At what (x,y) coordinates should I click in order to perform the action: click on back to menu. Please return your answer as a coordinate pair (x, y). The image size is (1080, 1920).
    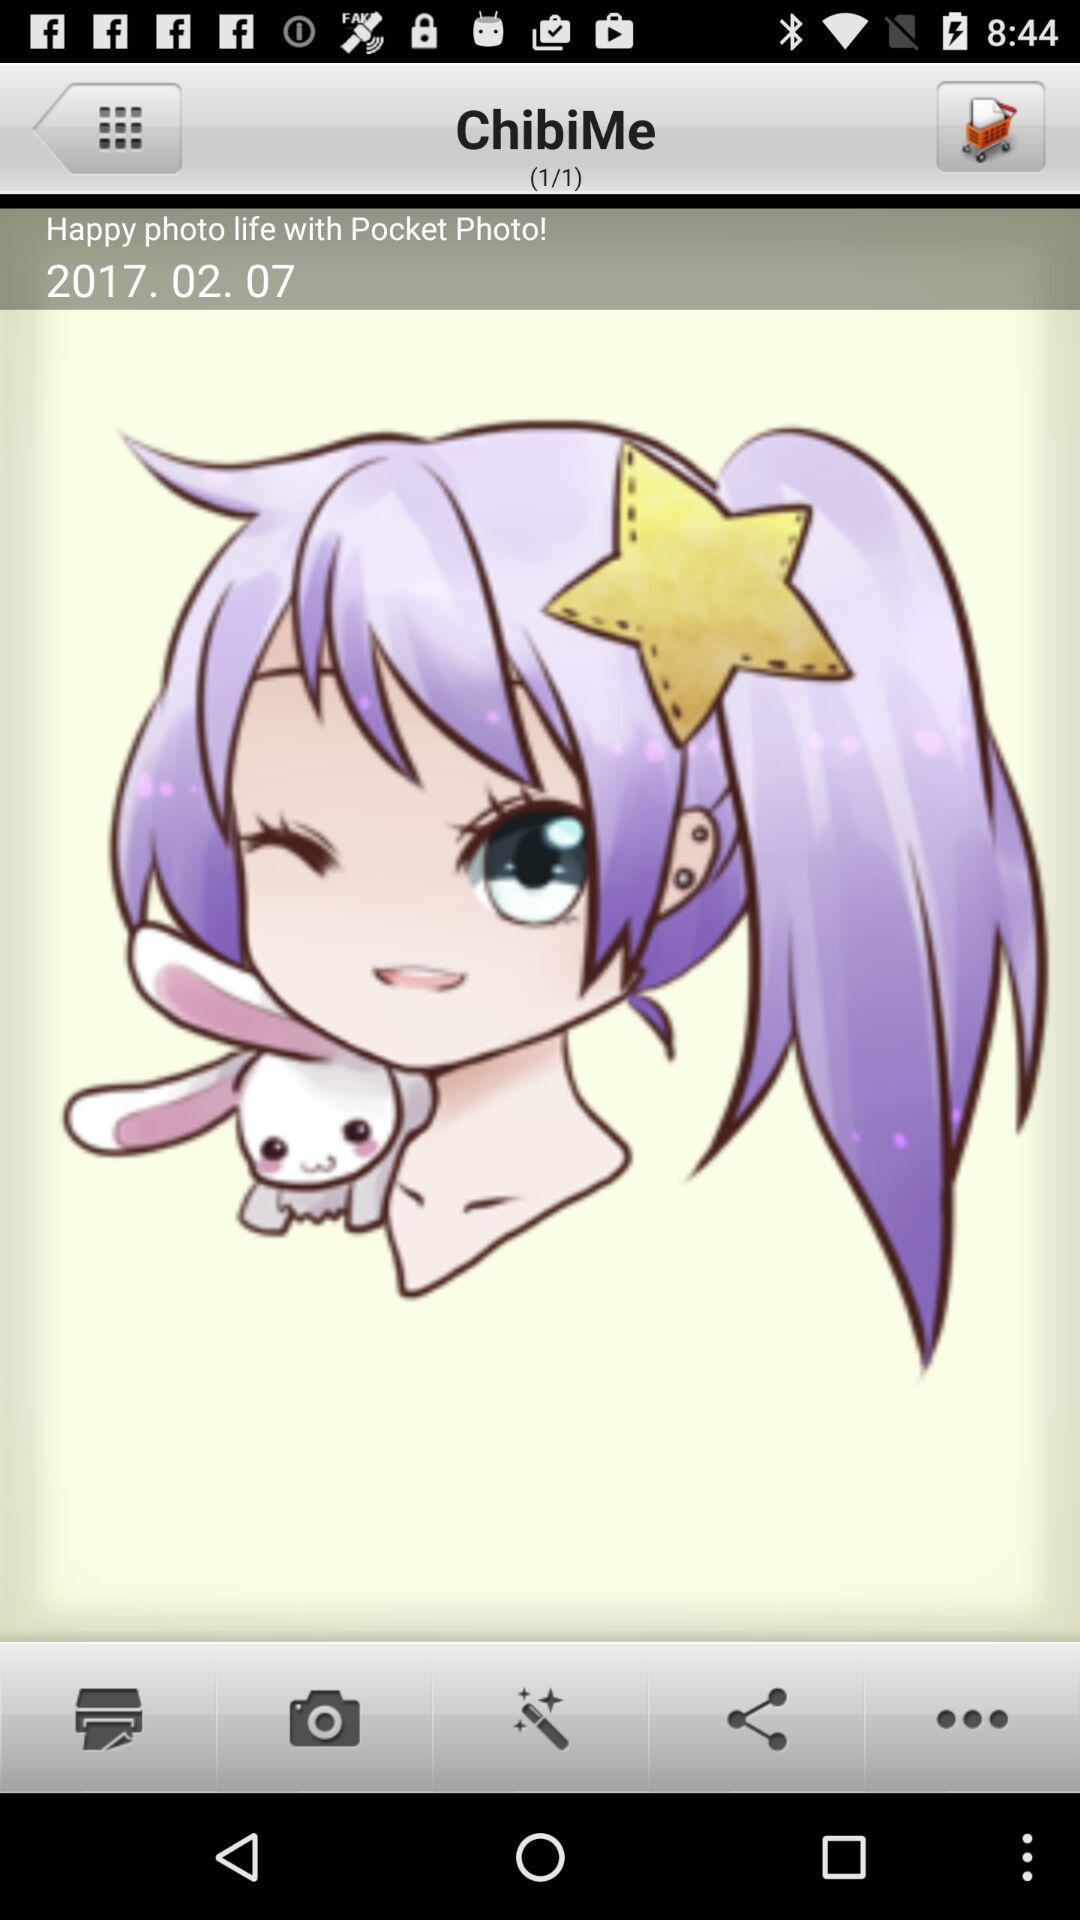
    Looking at the image, I should click on (106, 126).